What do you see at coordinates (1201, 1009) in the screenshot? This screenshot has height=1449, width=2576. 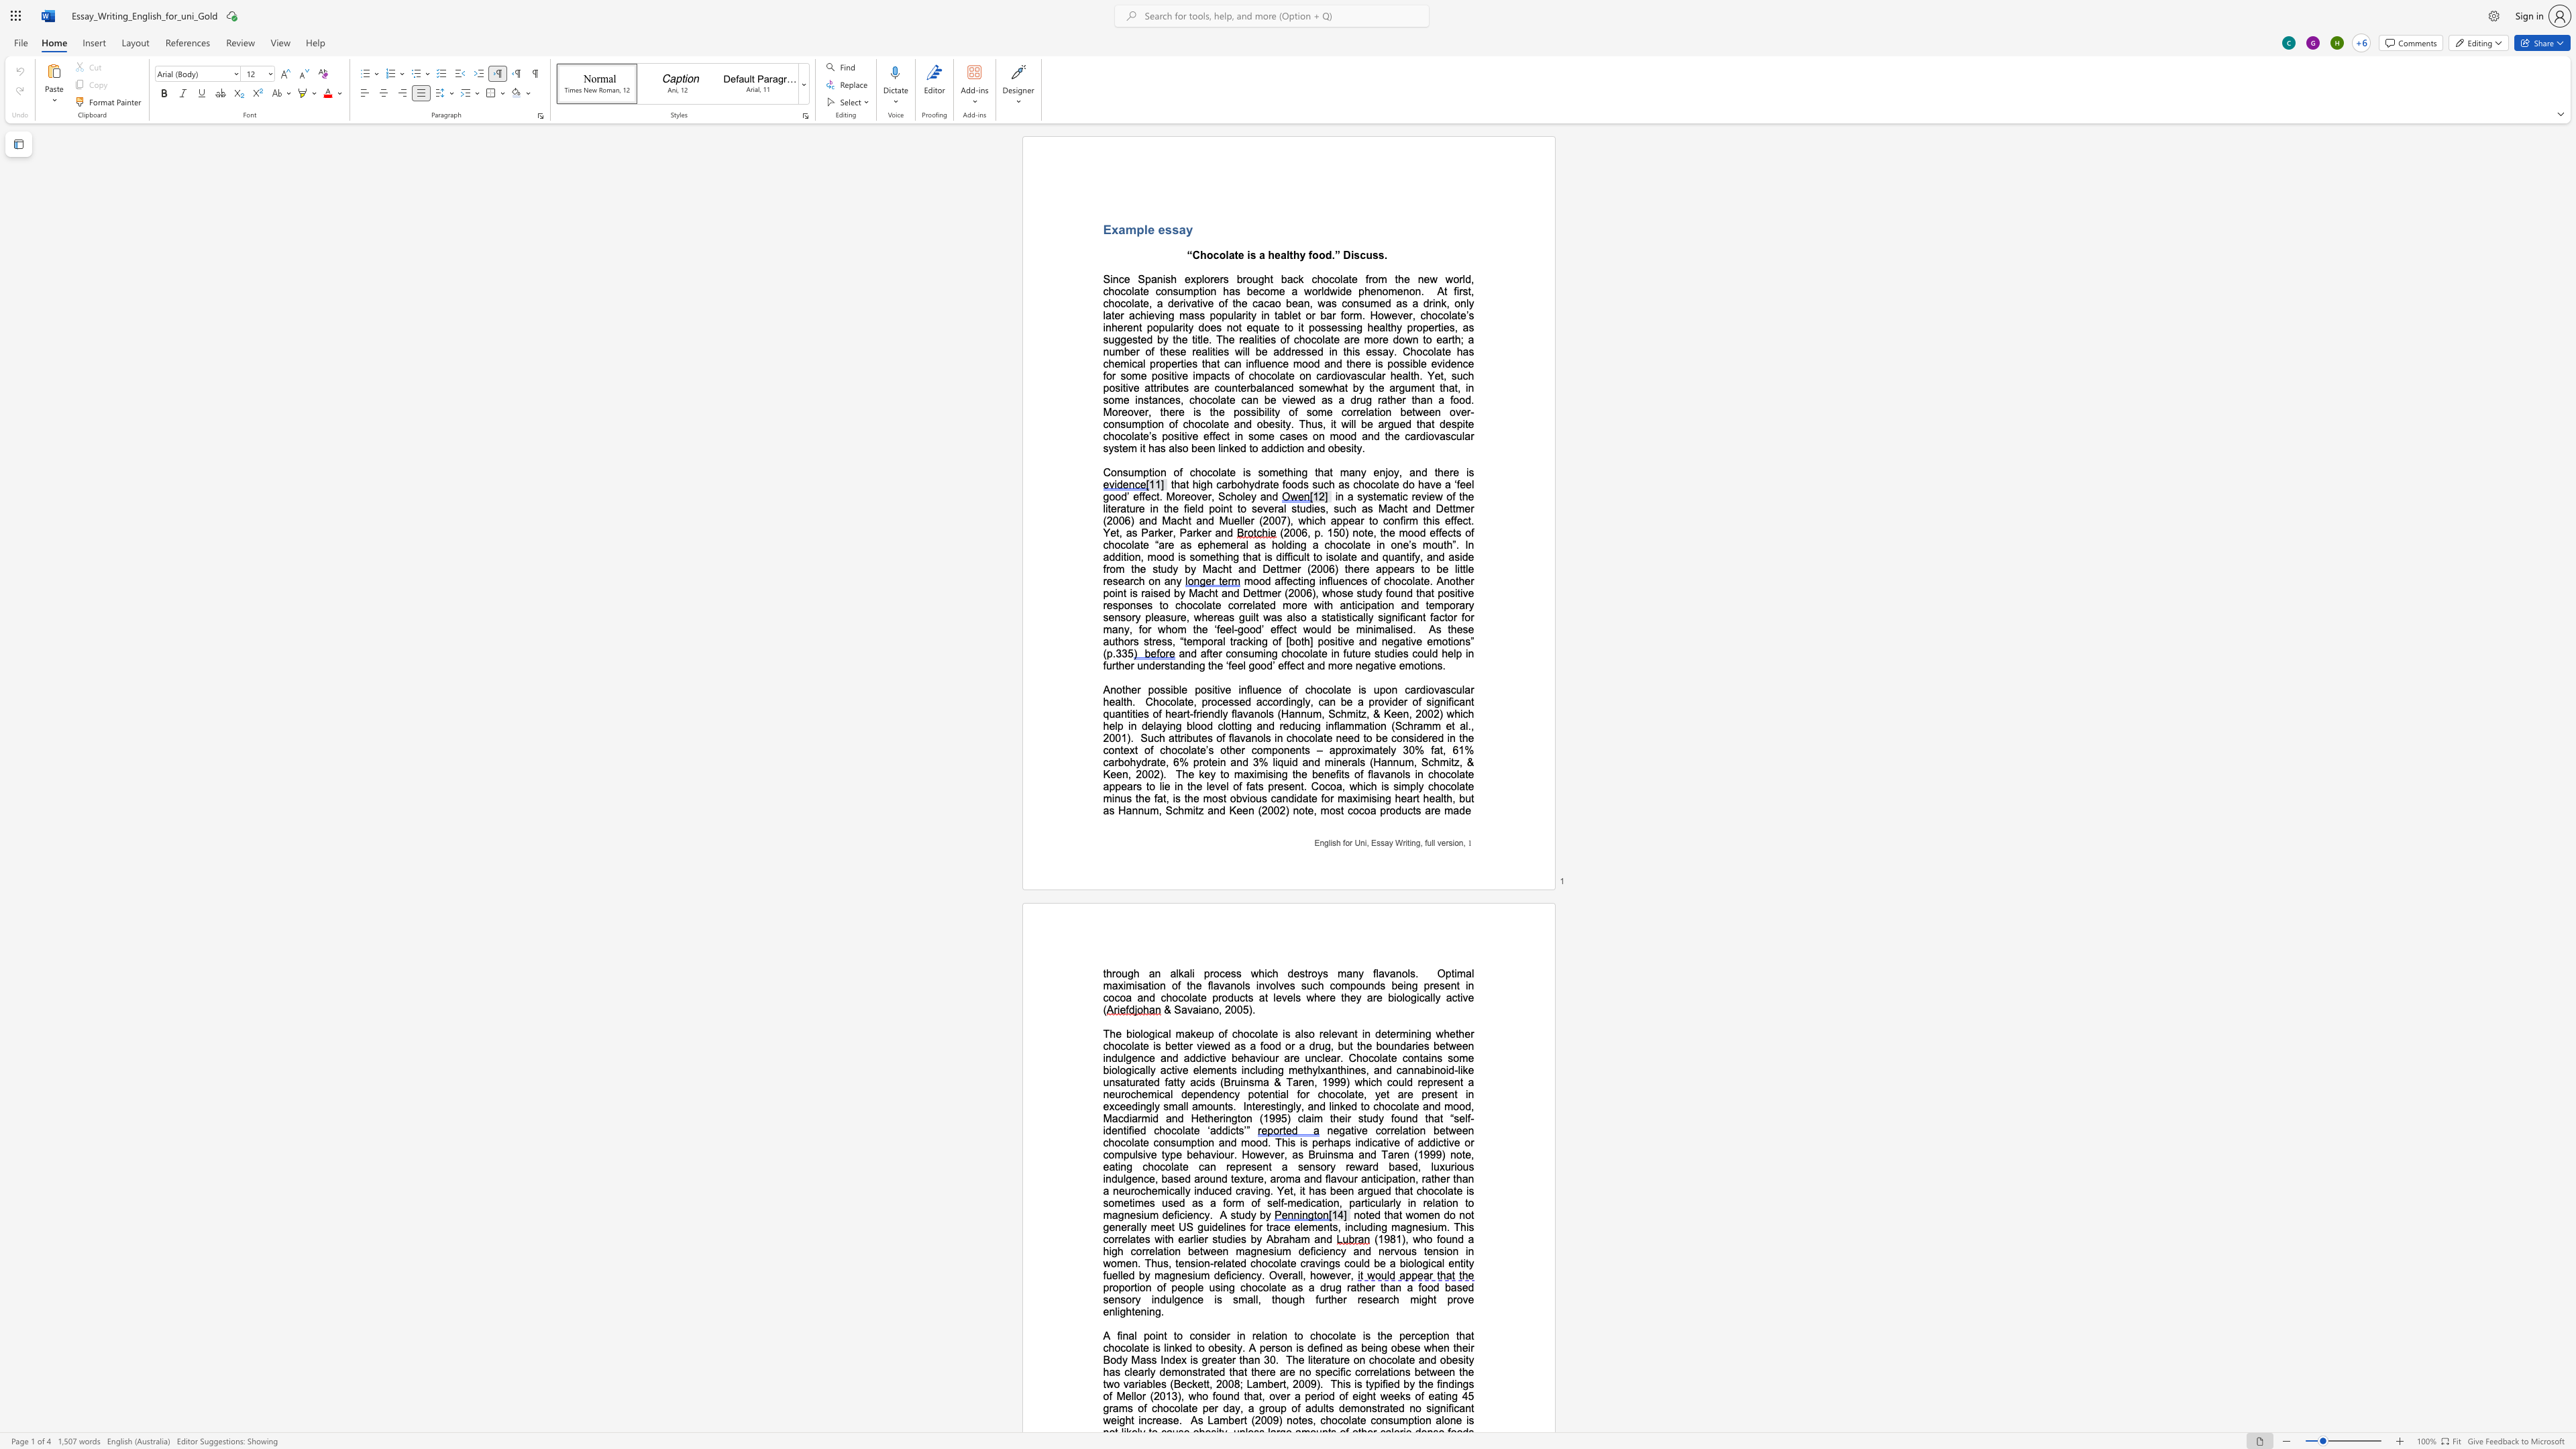 I see `the space between the continuous character "i" and "a" in the text` at bounding box center [1201, 1009].